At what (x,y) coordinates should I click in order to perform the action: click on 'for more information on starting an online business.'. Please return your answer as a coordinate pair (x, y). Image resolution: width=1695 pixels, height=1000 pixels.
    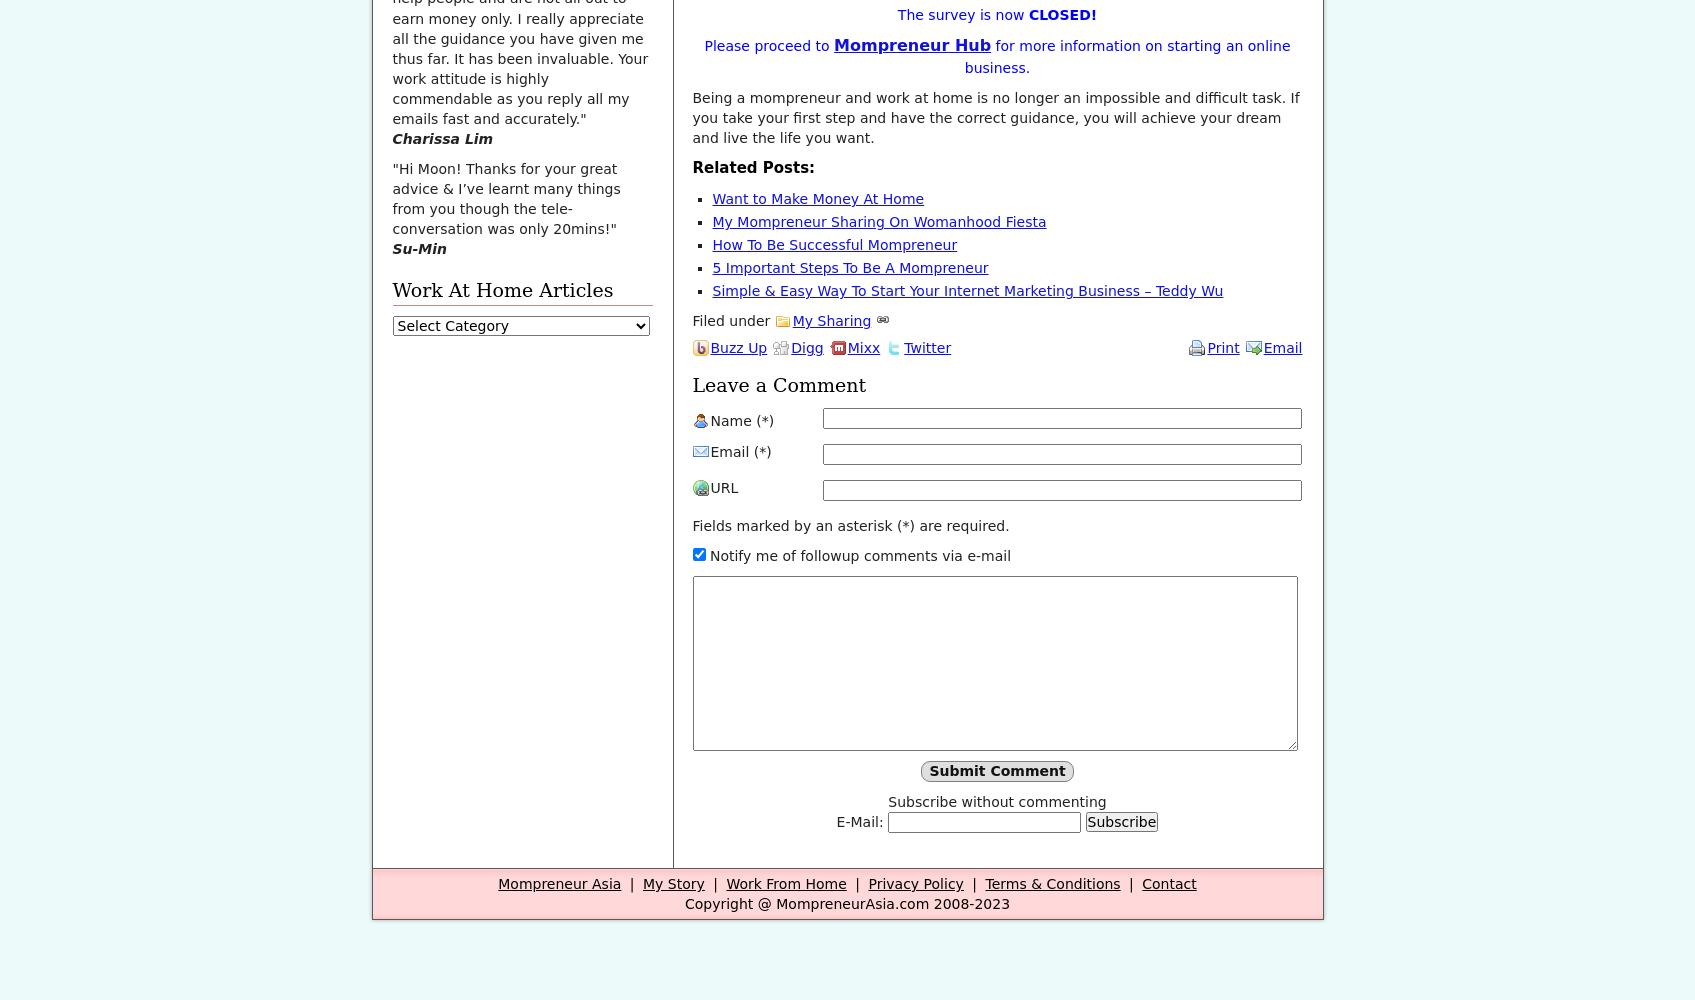
    Looking at the image, I should click on (1126, 56).